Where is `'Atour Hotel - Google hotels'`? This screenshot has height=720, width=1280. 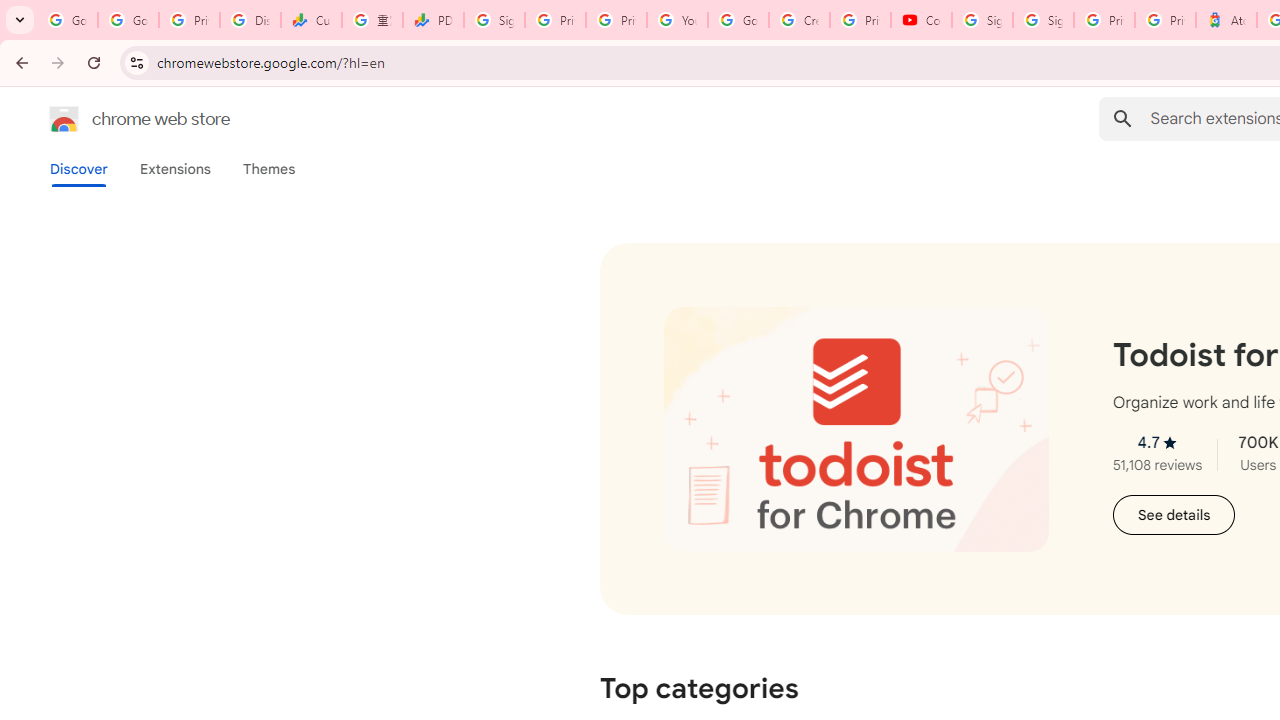 'Atour Hotel - Google hotels' is located at coordinates (1225, 20).